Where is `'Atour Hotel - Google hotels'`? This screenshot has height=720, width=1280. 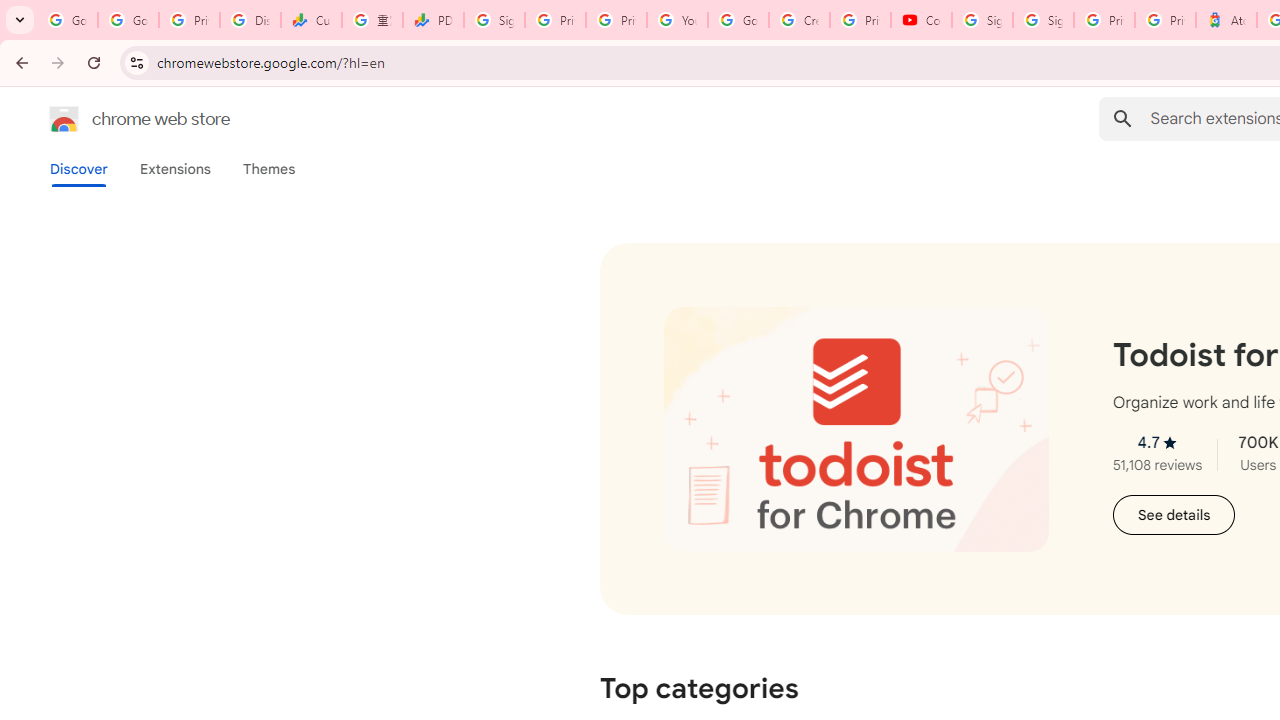 'Atour Hotel - Google hotels' is located at coordinates (1225, 20).